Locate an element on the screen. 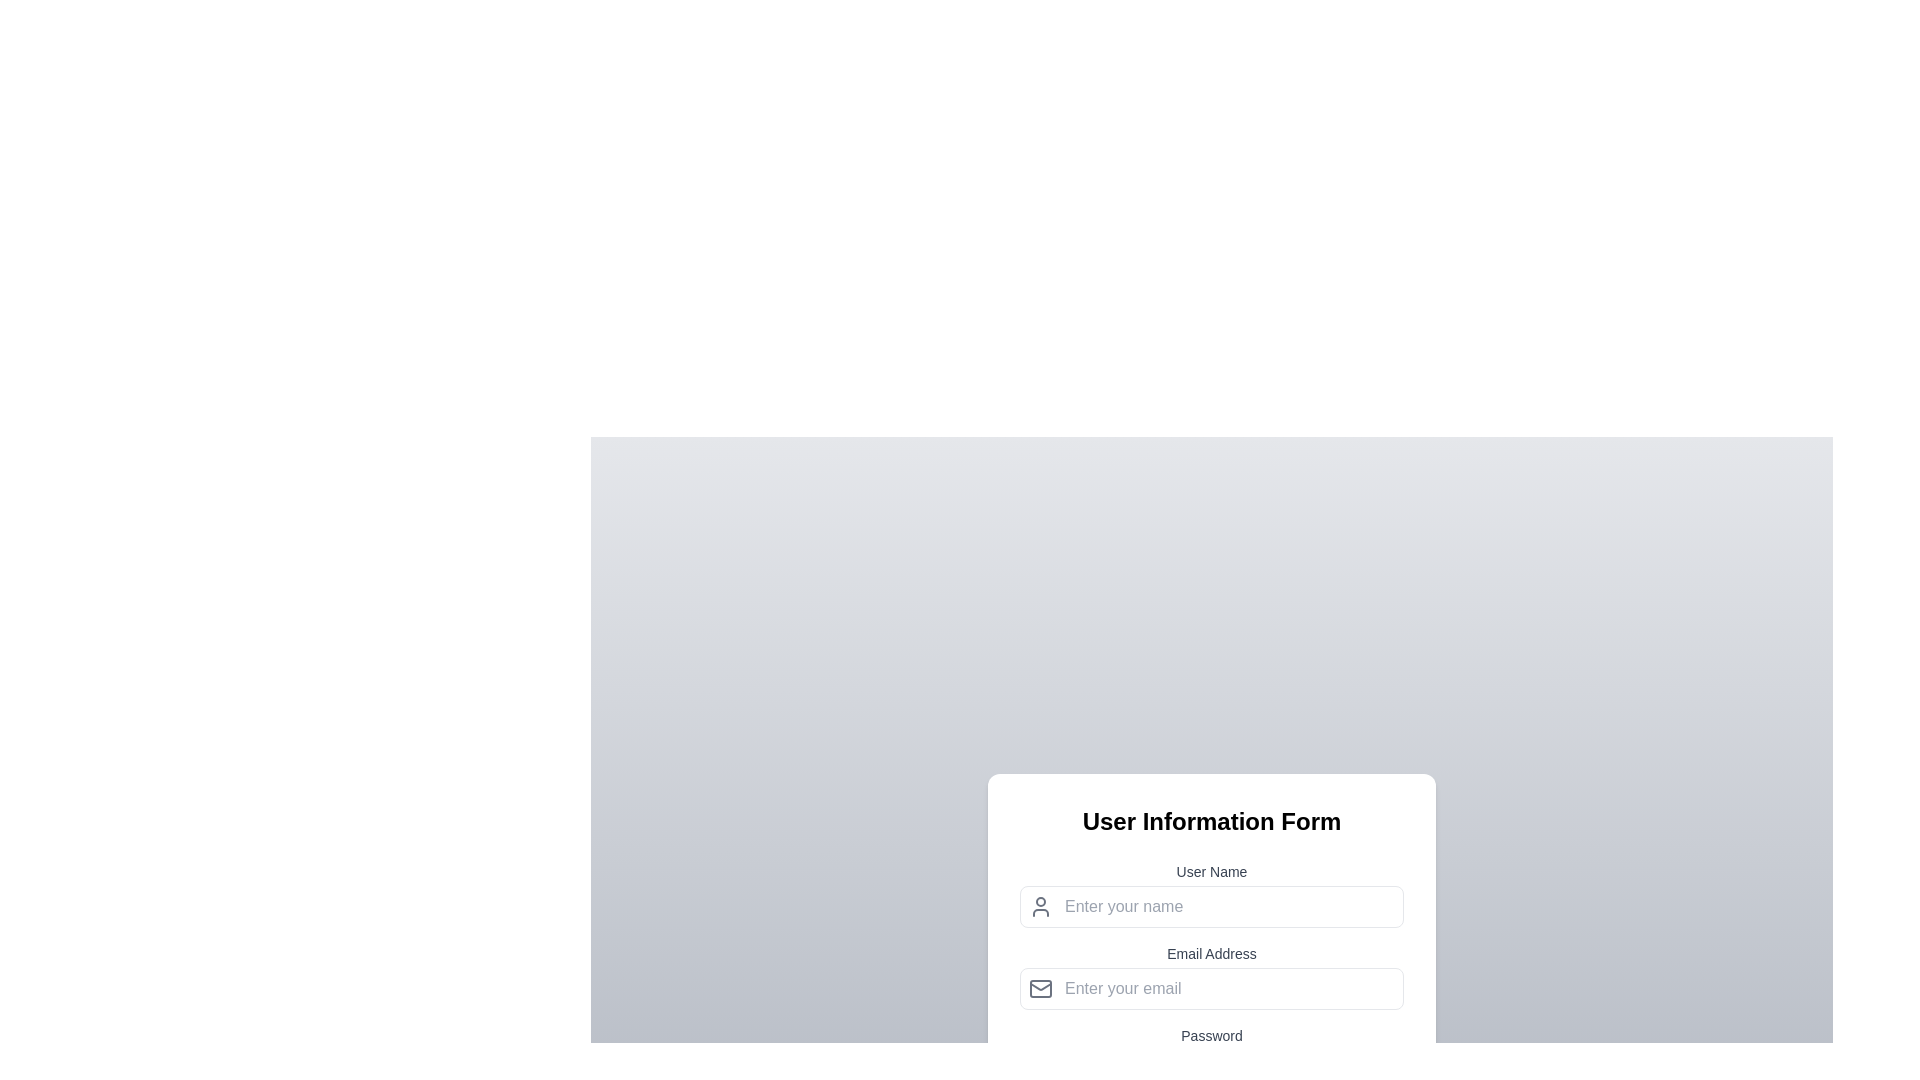  the email icon located to the left of the 'Enter your email' text input in the 'Email Address' section, which visually indicates the purpose of the adjacent input field is located at coordinates (1040, 987).